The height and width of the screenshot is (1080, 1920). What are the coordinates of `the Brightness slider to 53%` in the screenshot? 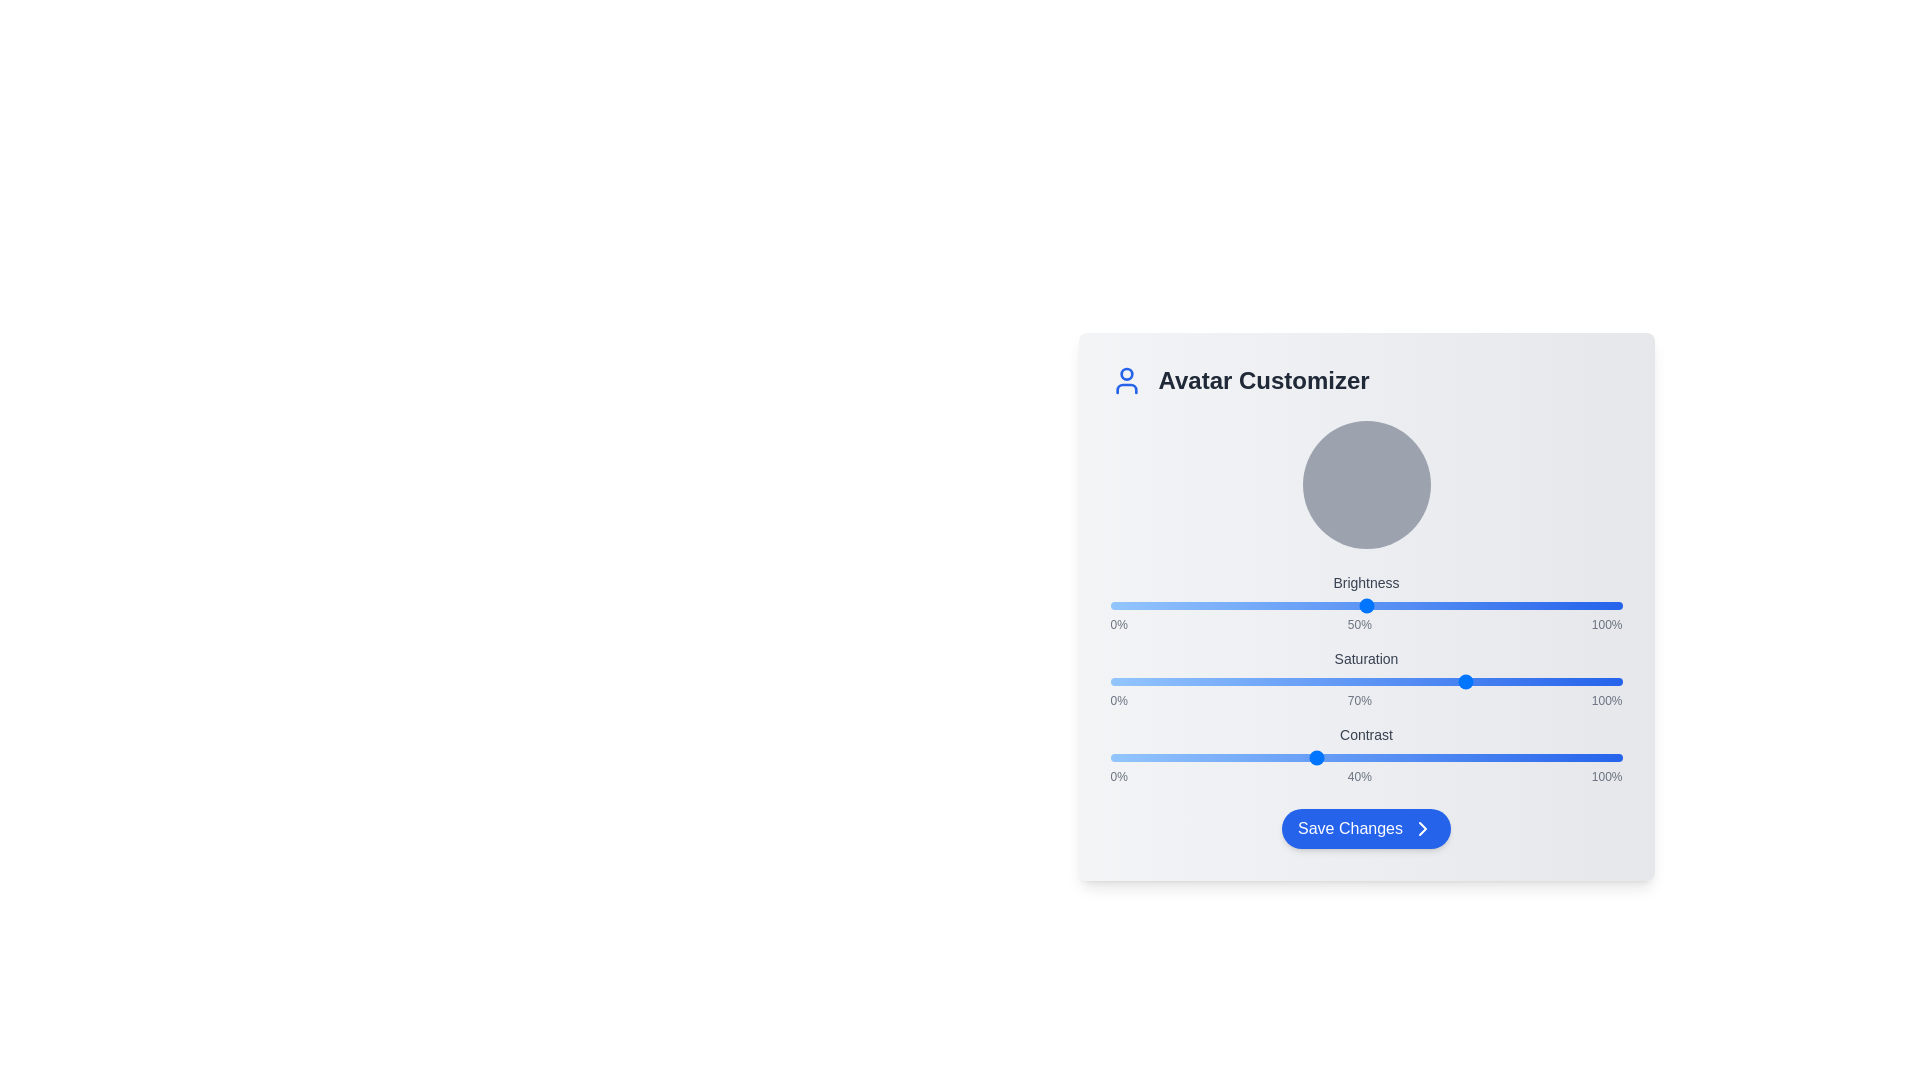 It's located at (1380, 604).